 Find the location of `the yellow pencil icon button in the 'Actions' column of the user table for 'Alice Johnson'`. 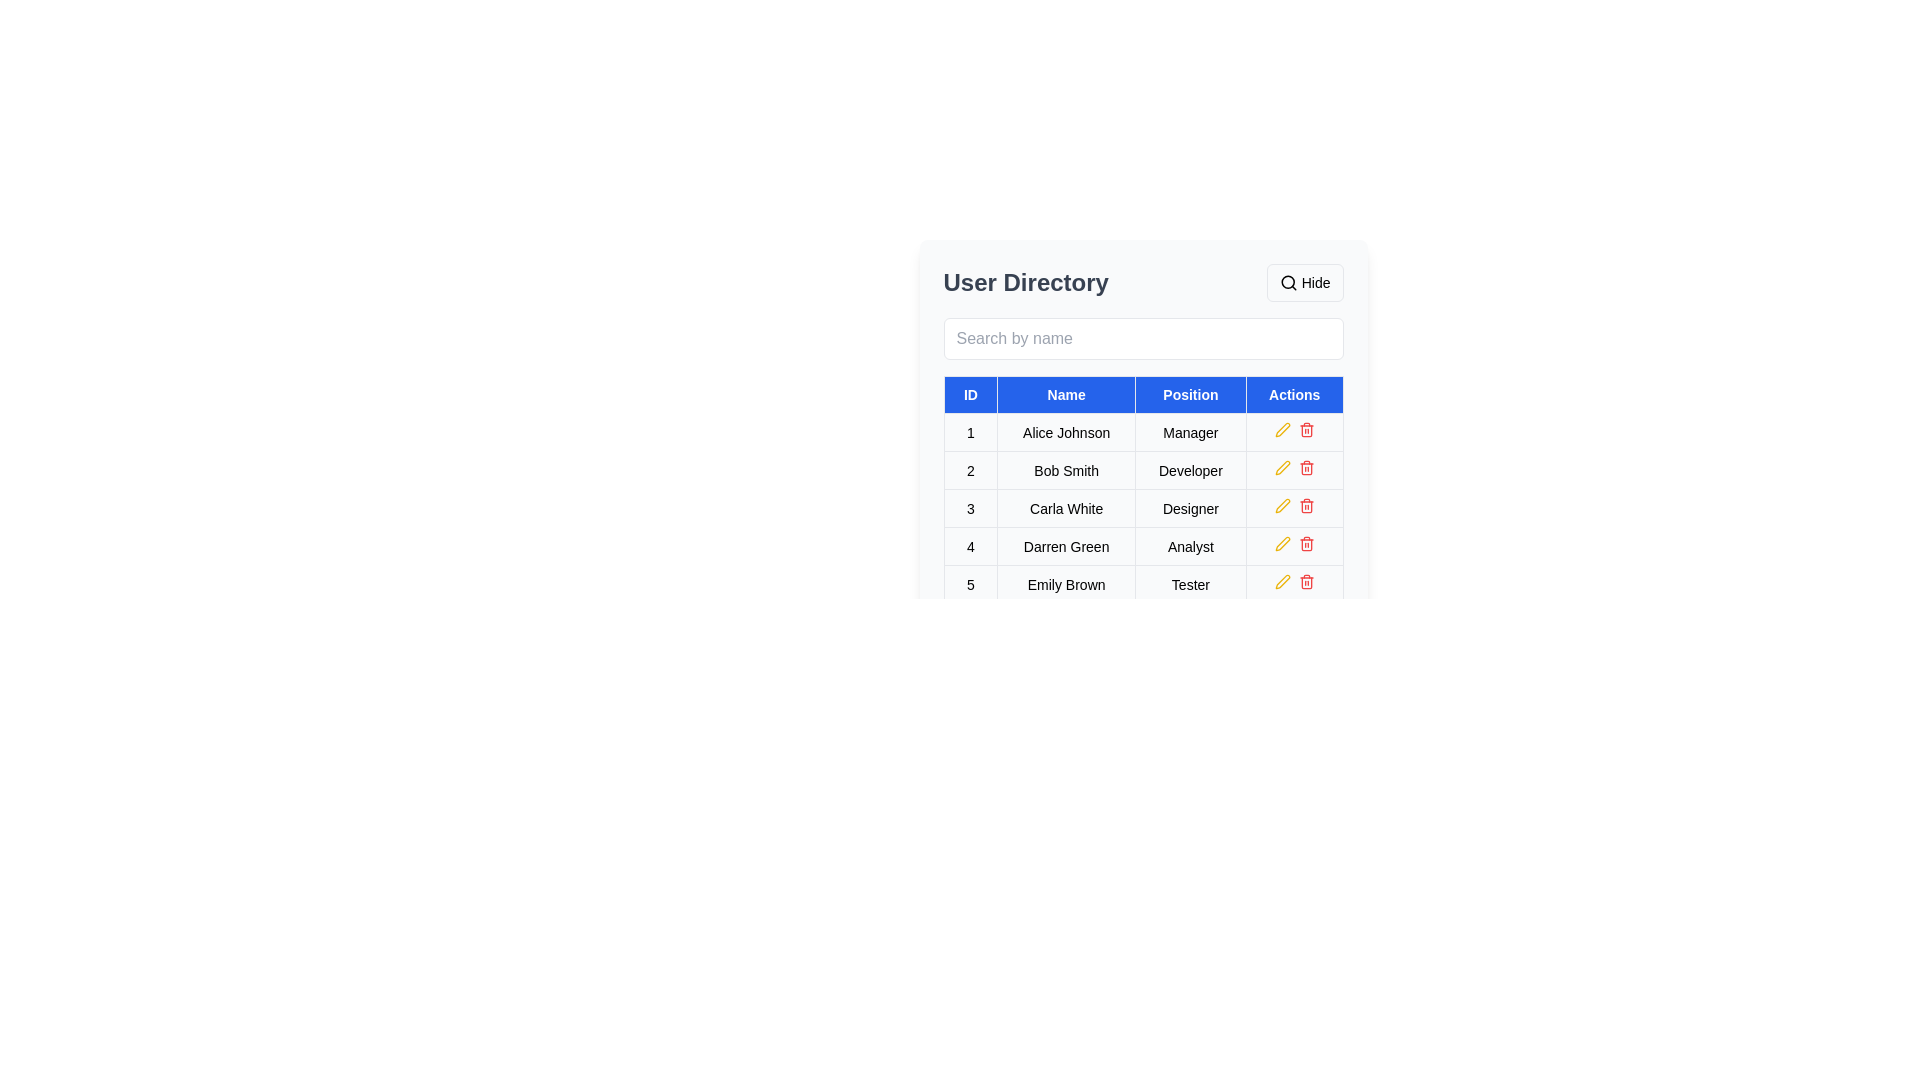

the yellow pencil icon button in the 'Actions' column of the user table for 'Alice Johnson' is located at coordinates (1282, 428).